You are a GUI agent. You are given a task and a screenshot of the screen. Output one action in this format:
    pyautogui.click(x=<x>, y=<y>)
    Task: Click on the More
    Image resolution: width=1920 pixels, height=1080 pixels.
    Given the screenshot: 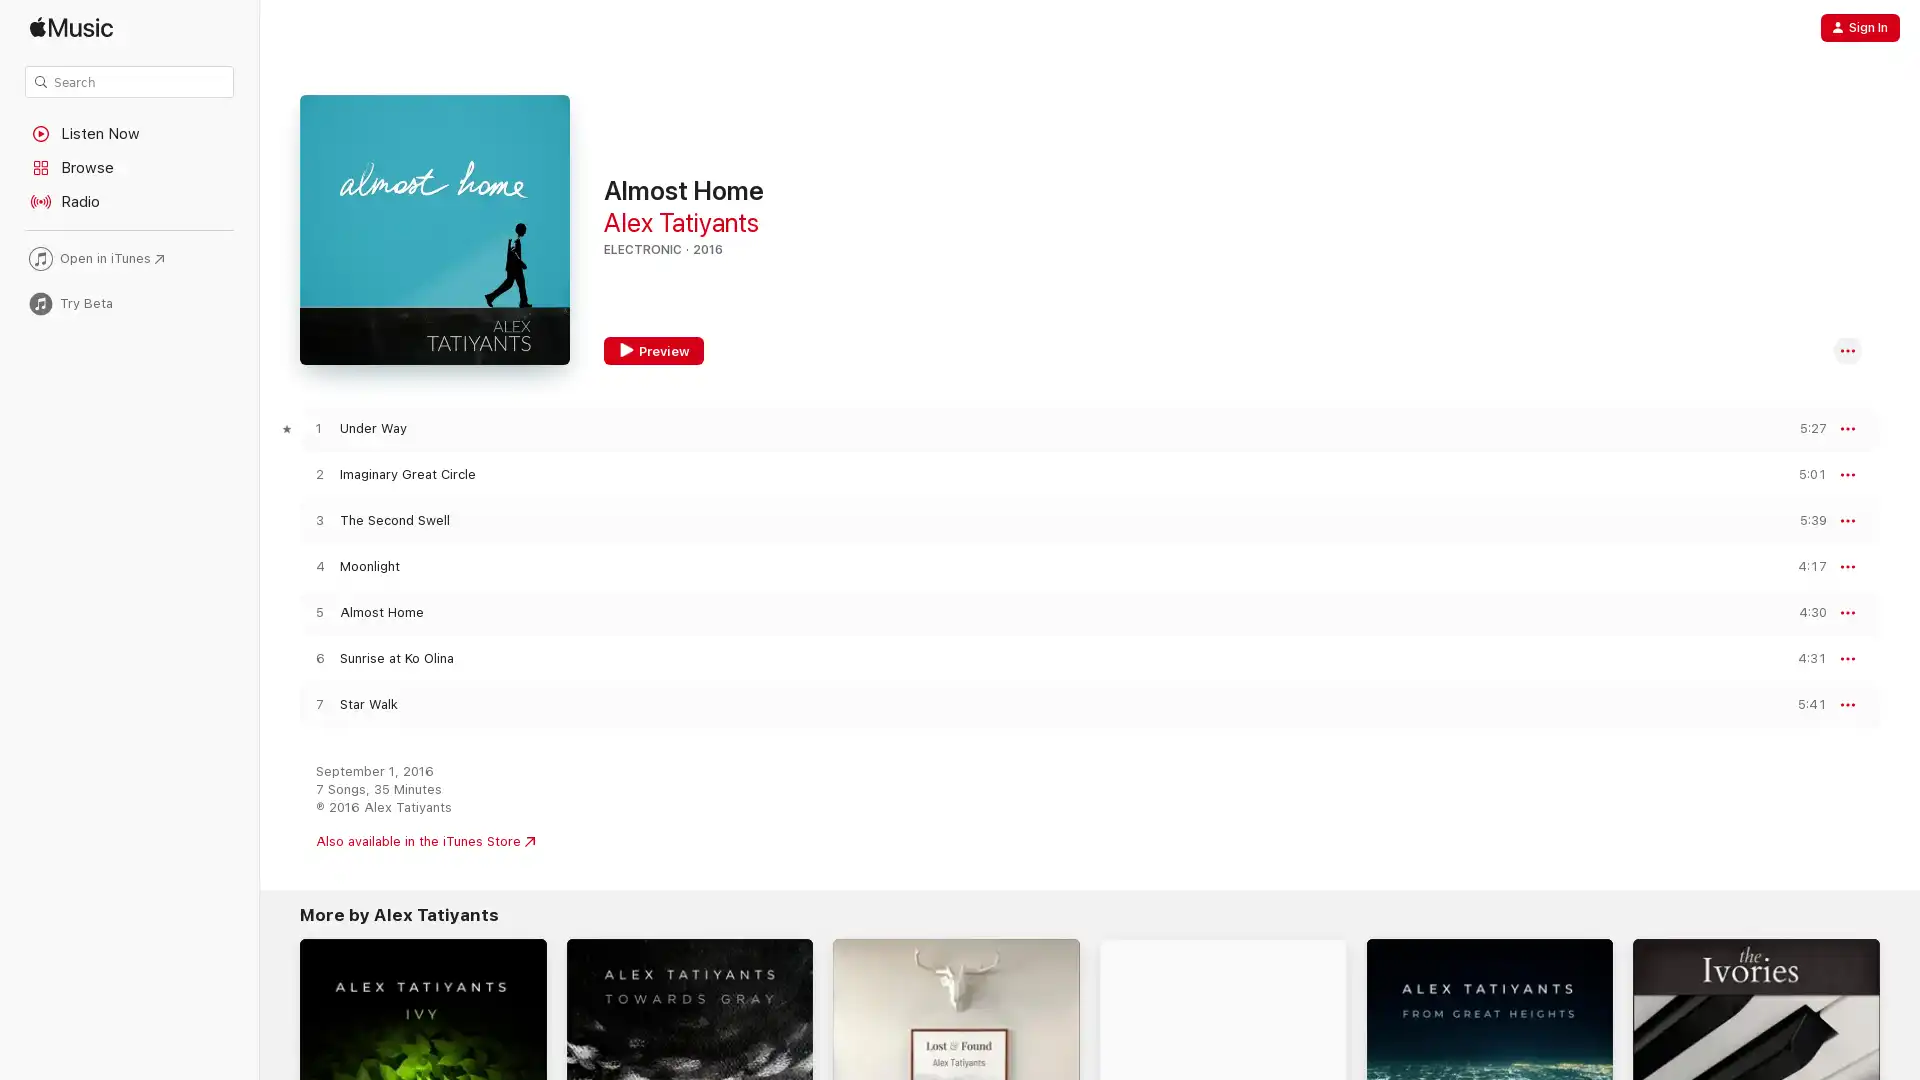 What is the action you would take?
    pyautogui.click(x=1847, y=704)
    